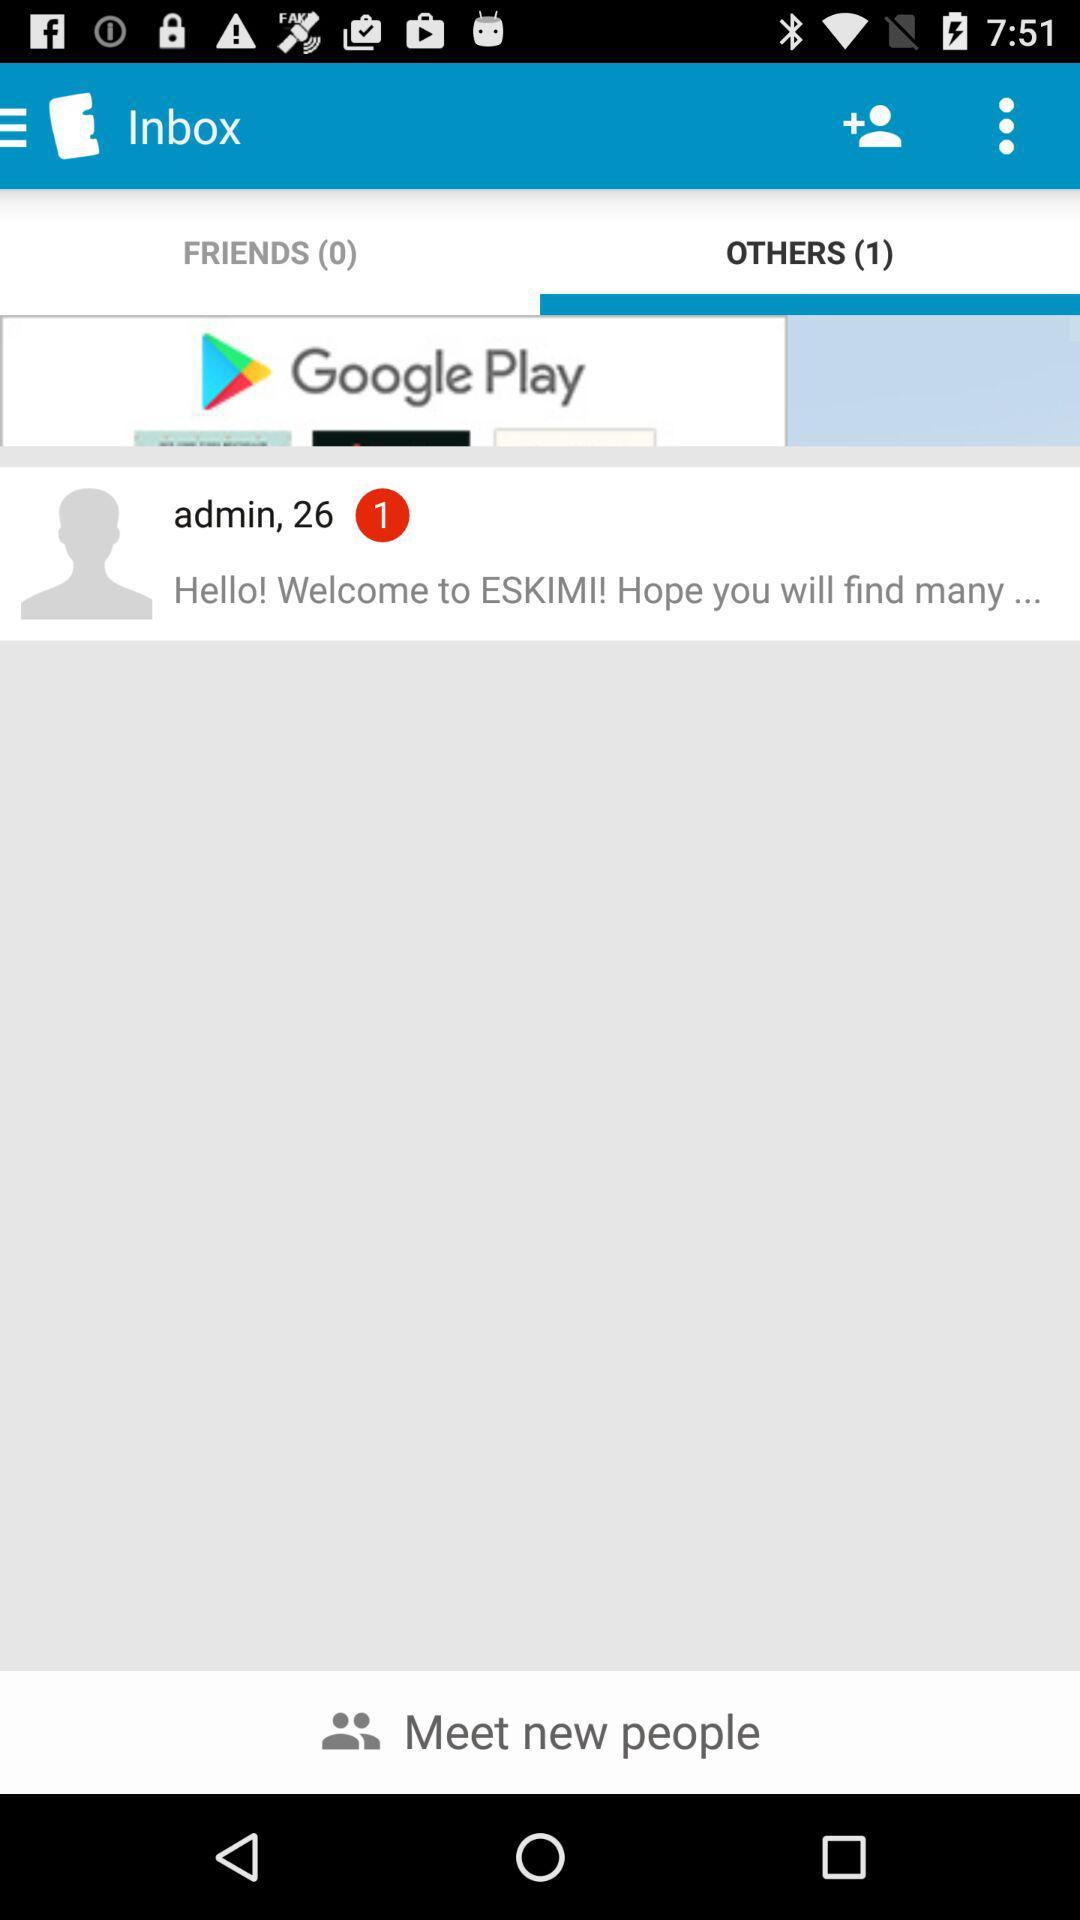 Image resolution: width=1080 pixels, height=1920 pixels. Describe the element at coordinates (540, 380) in the screenshot. I see `open google advertisement` at that location.